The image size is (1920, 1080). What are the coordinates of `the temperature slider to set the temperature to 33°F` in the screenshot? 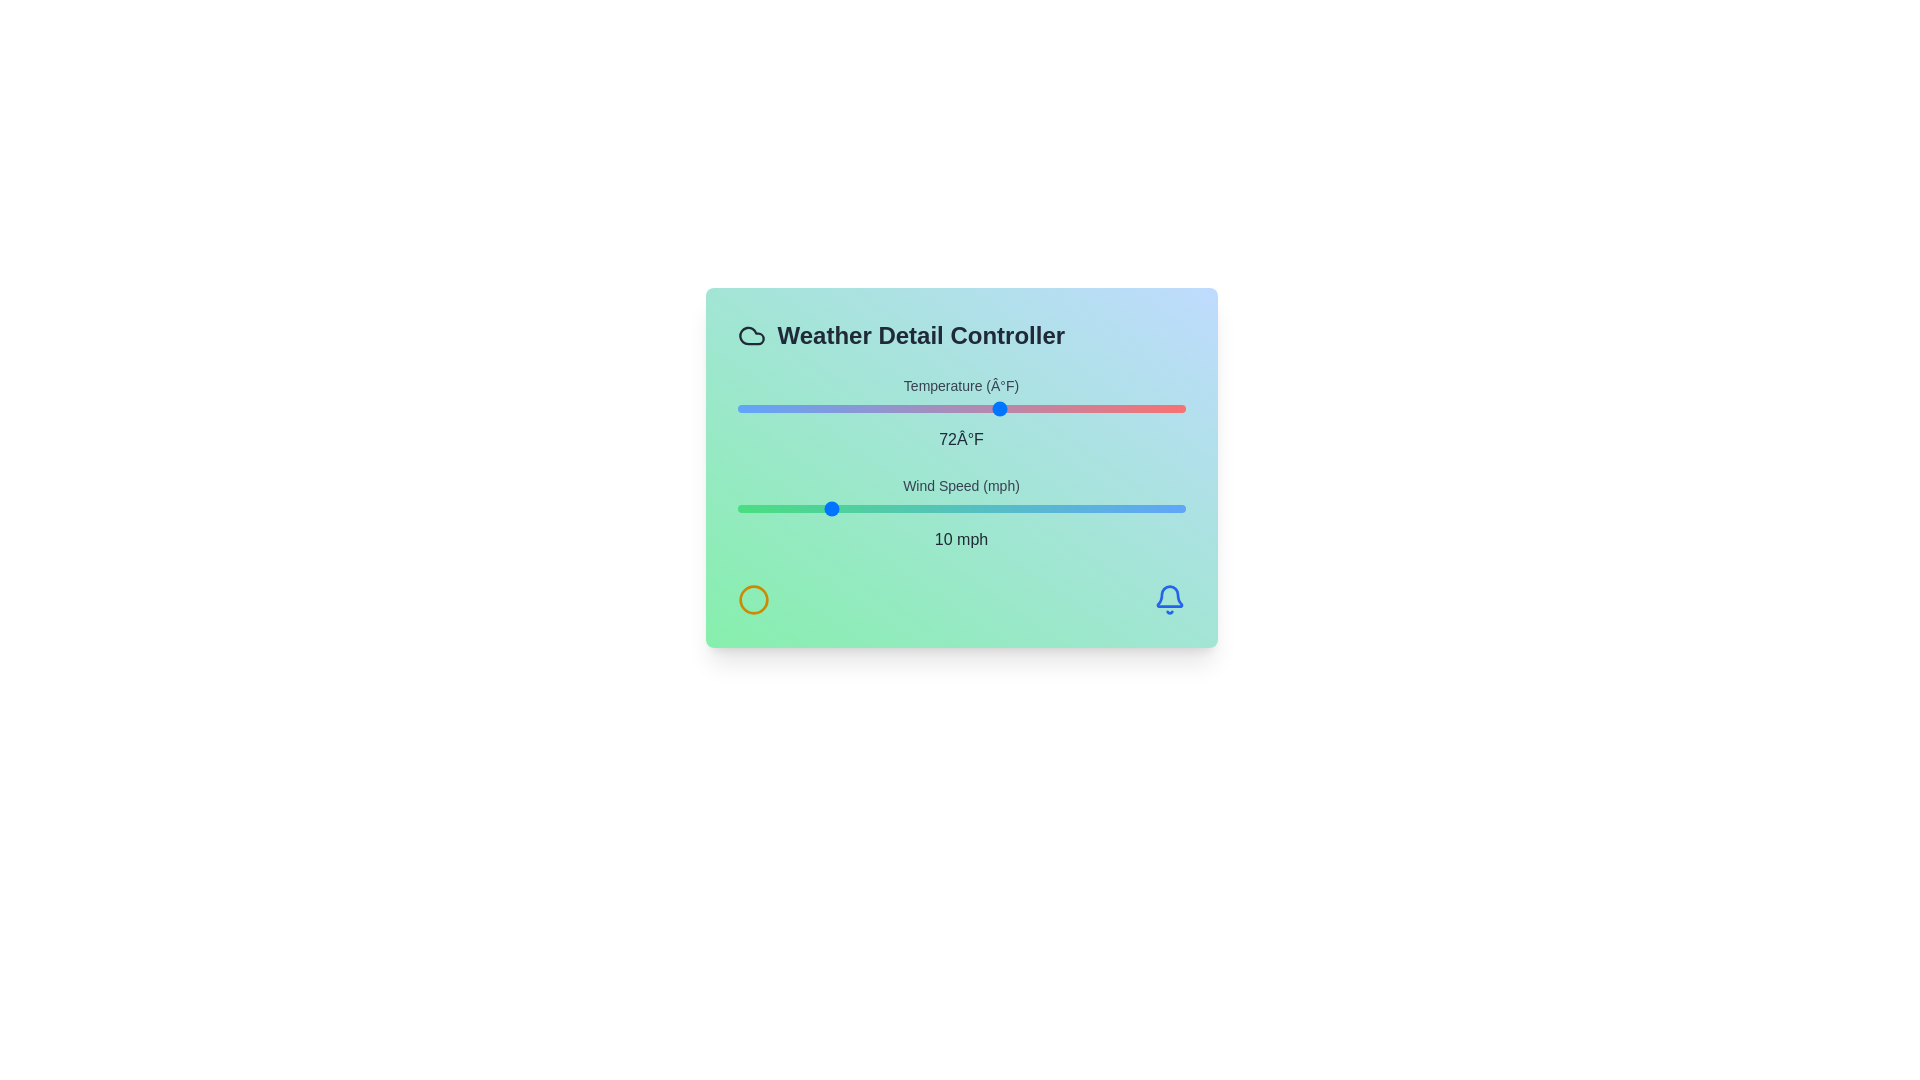 It's located at (743, 407).